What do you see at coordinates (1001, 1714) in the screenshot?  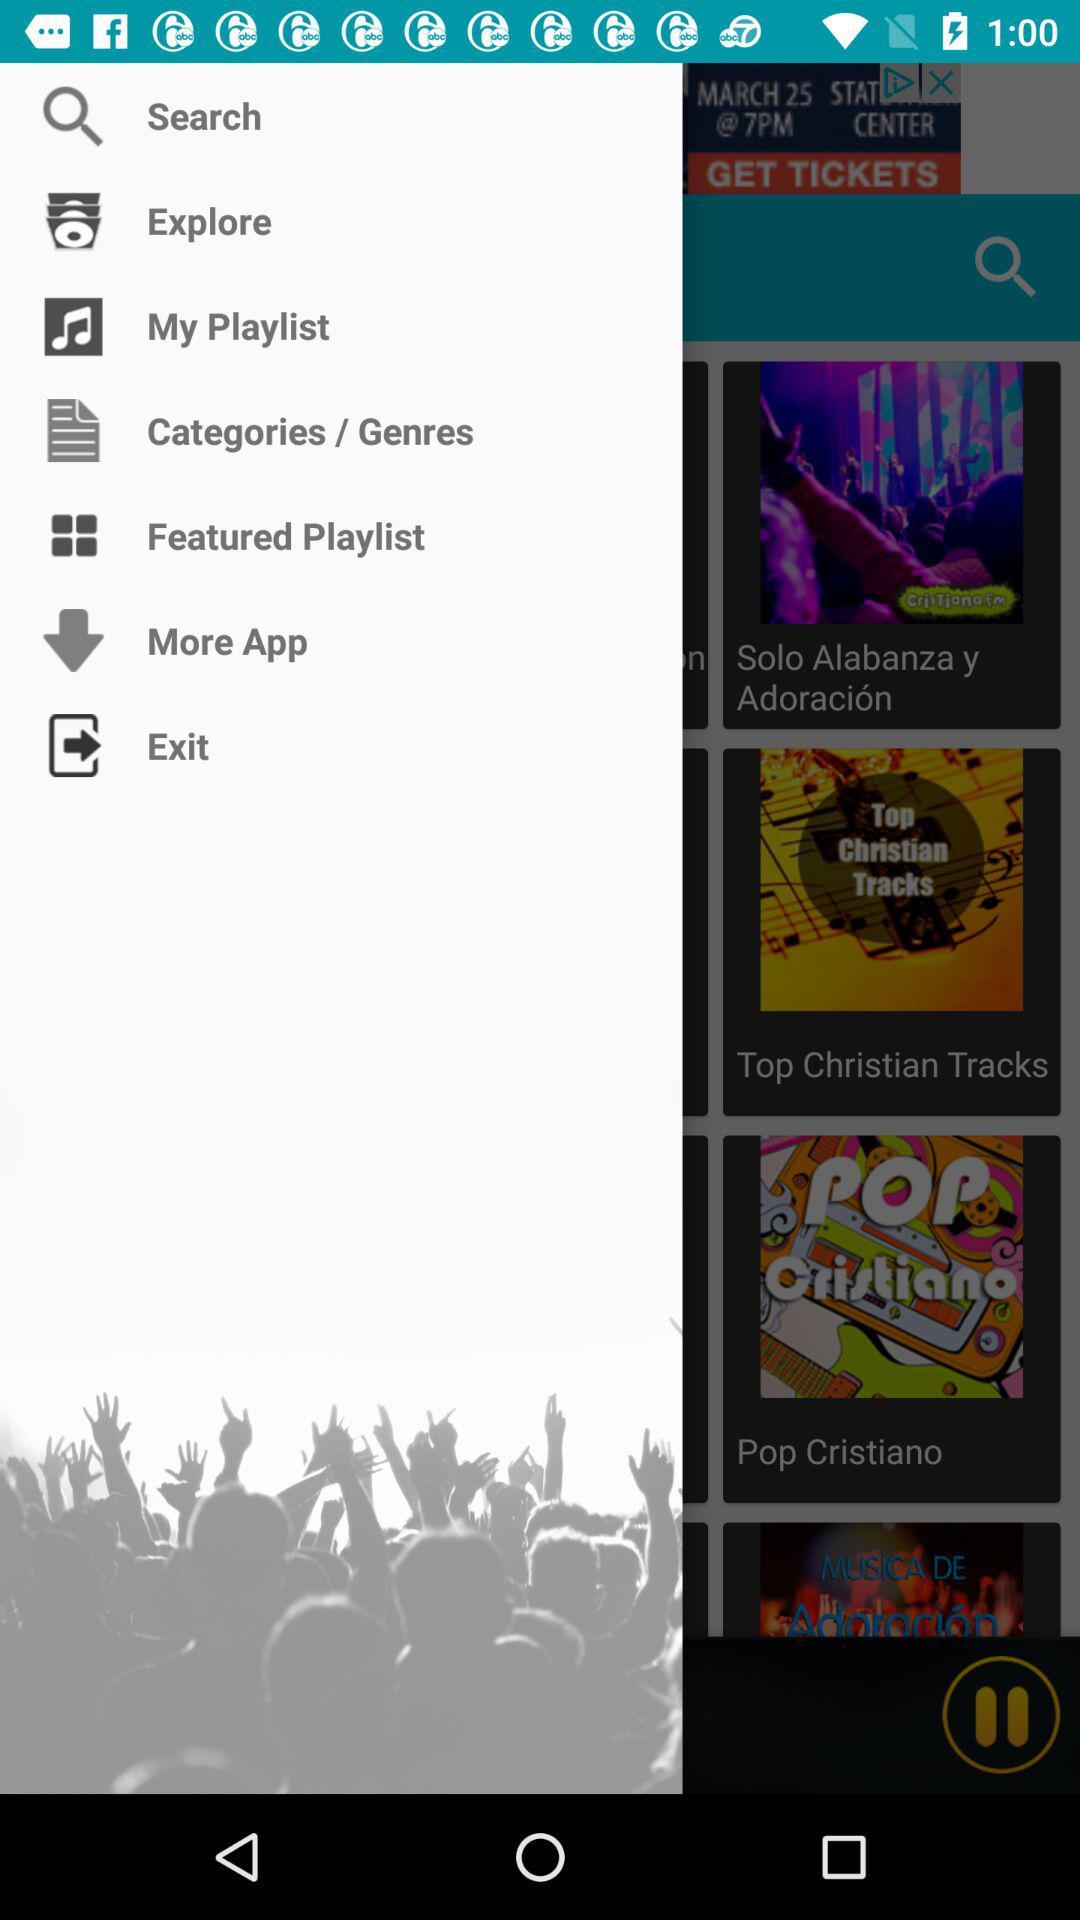 I see `or pause` at bounding box center [1001, 1714].